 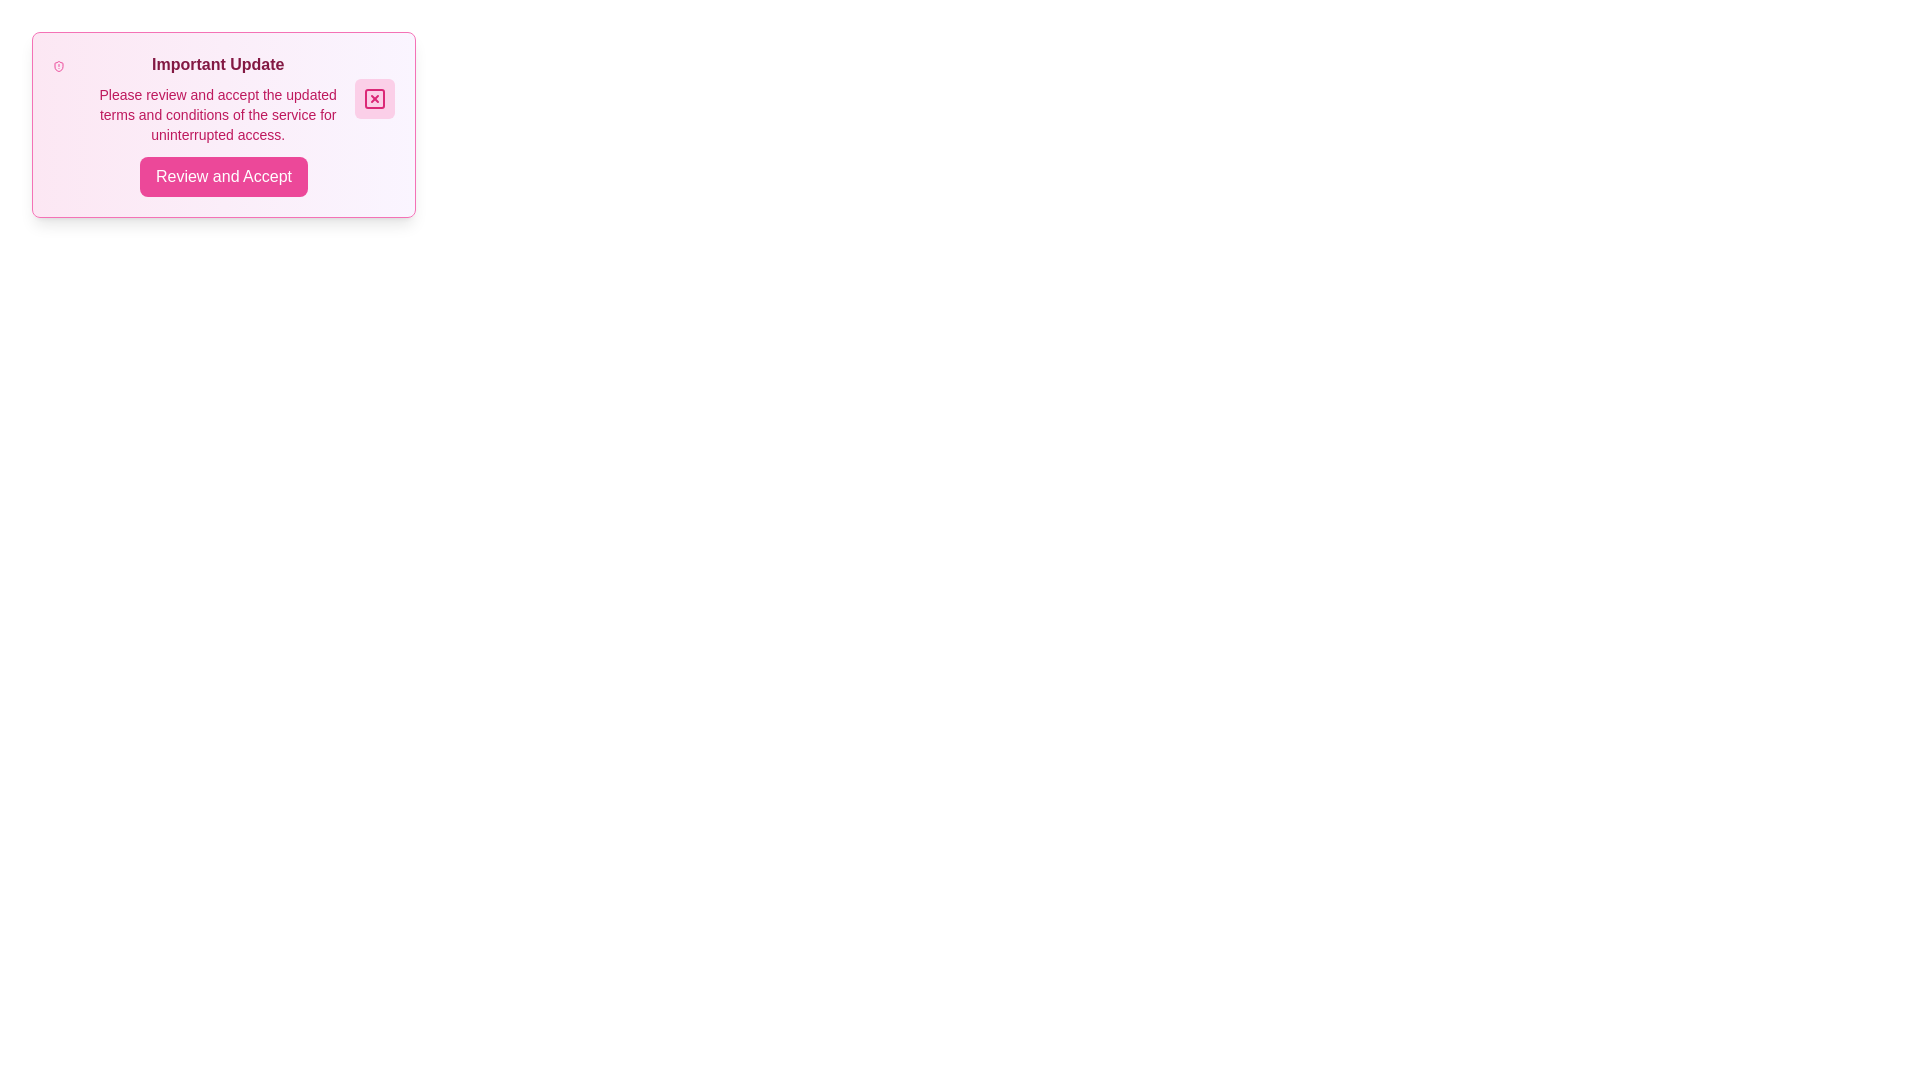 I want to click on the warning icon located to the far left of the 'Important Update' card, which is horizontally adjacent to the heading and vertically centered within the card, so click(x=59, y=65).